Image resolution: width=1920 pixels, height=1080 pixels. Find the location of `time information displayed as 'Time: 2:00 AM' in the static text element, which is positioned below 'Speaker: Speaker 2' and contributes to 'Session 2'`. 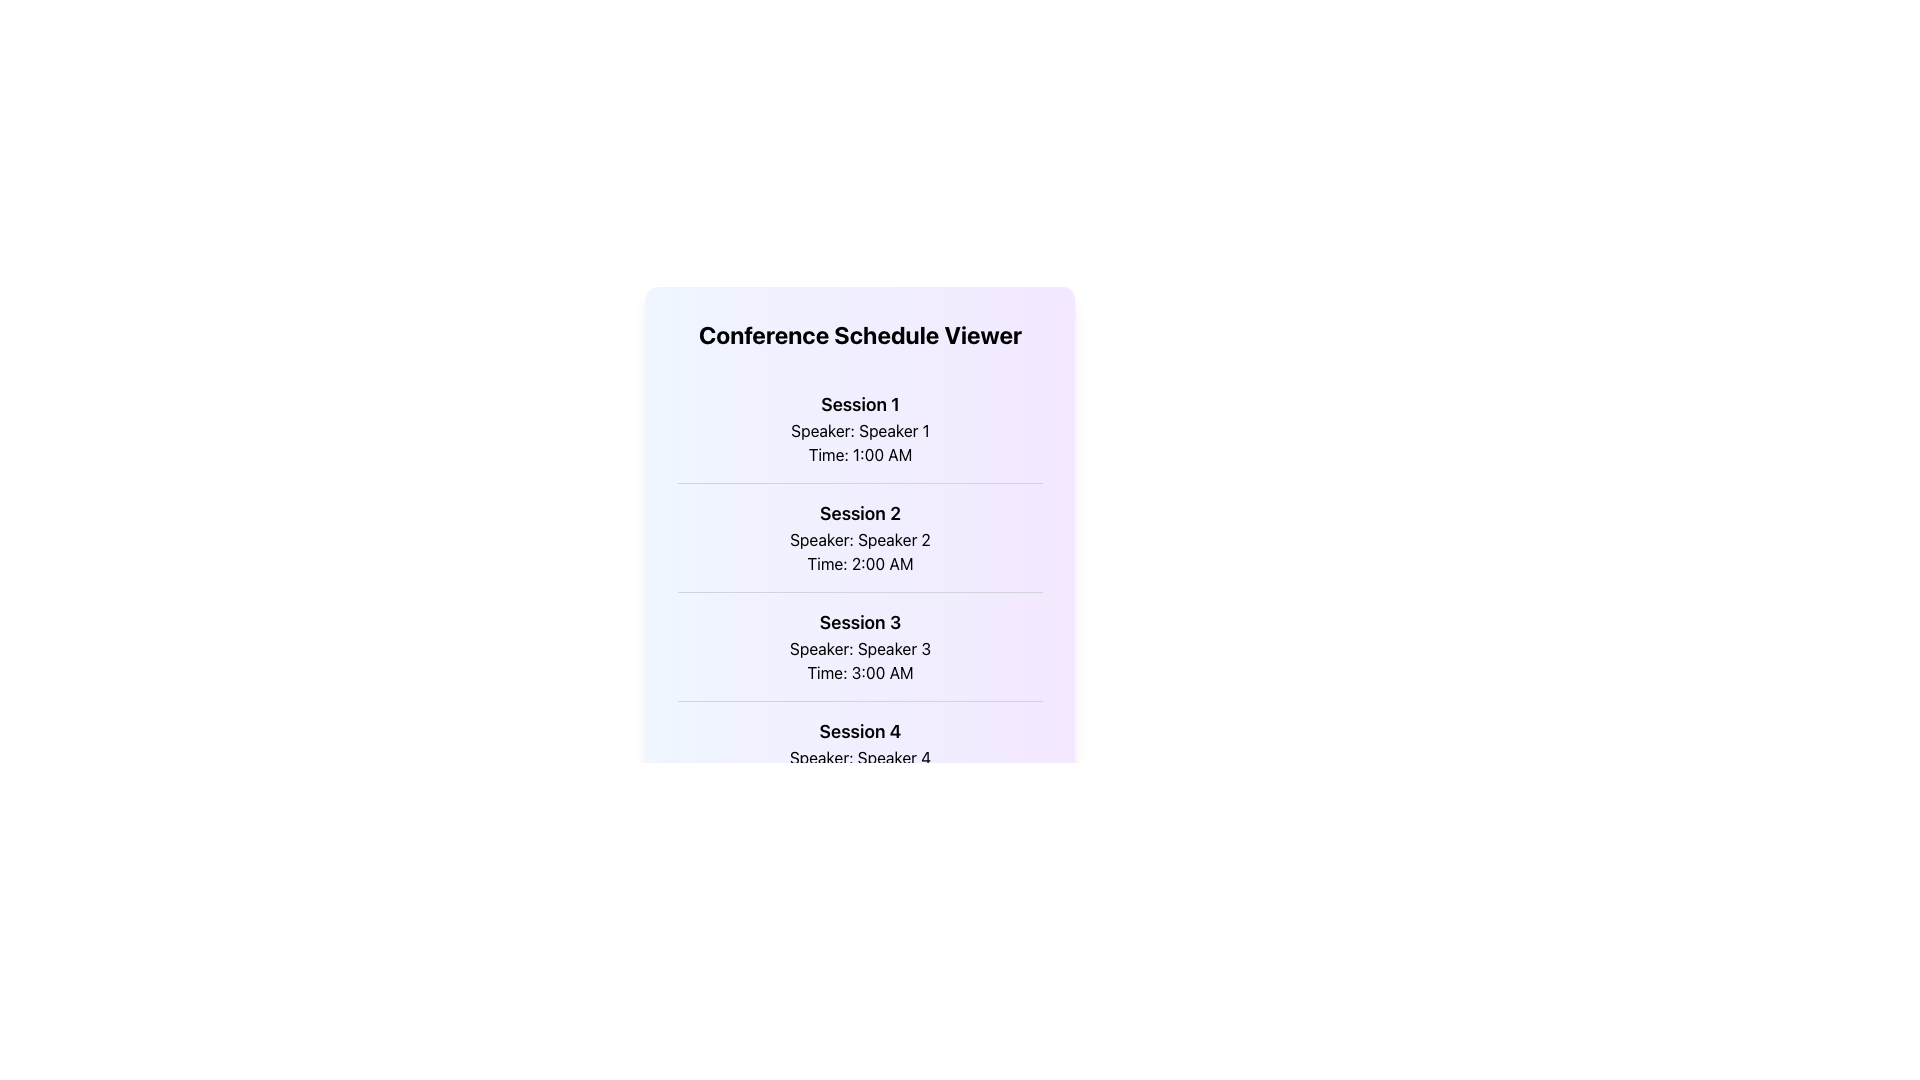

time information displayed as 'Time: 2:00 AM' in the static text element, which is positioned below 'Speaker: Speaker 2' and contributes to 'Session 2' is located at coordinates (860, 563).